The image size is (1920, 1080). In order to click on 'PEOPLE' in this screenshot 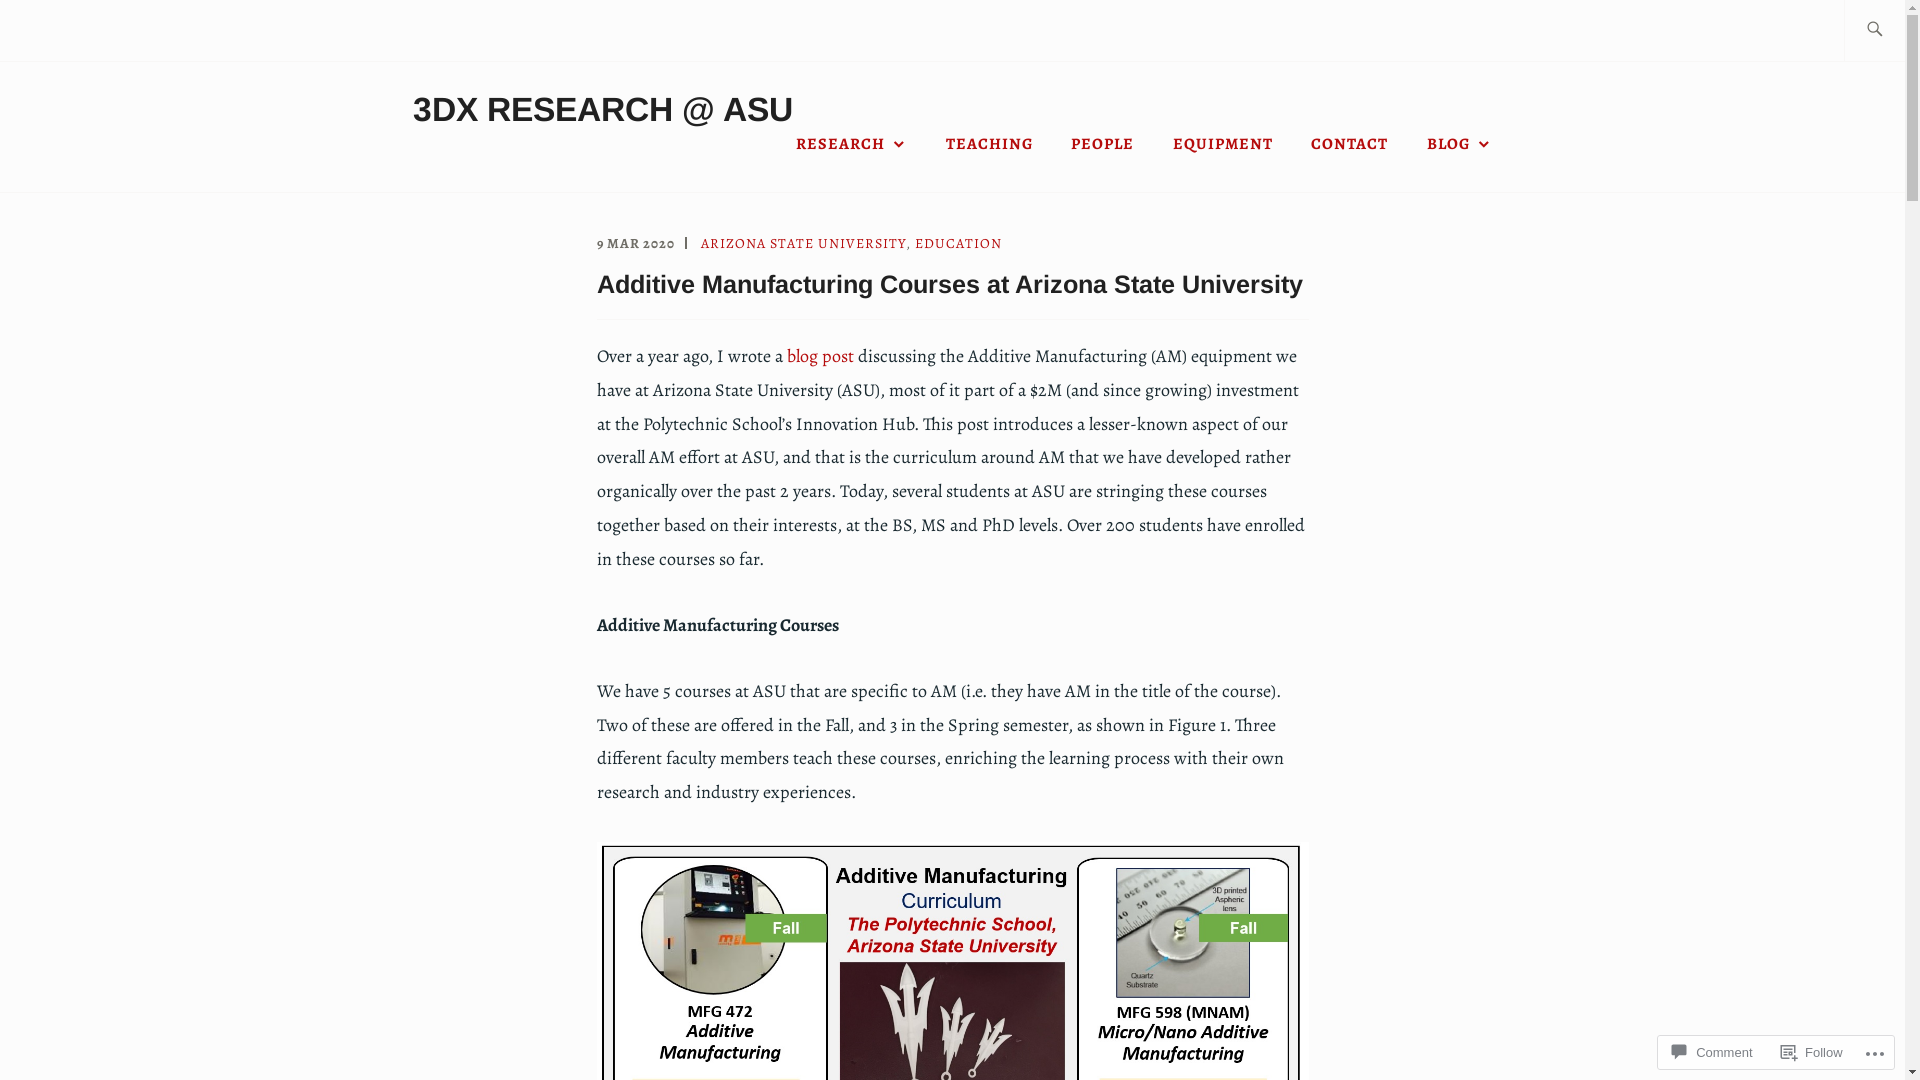, I will do `click(1101, 142)`.